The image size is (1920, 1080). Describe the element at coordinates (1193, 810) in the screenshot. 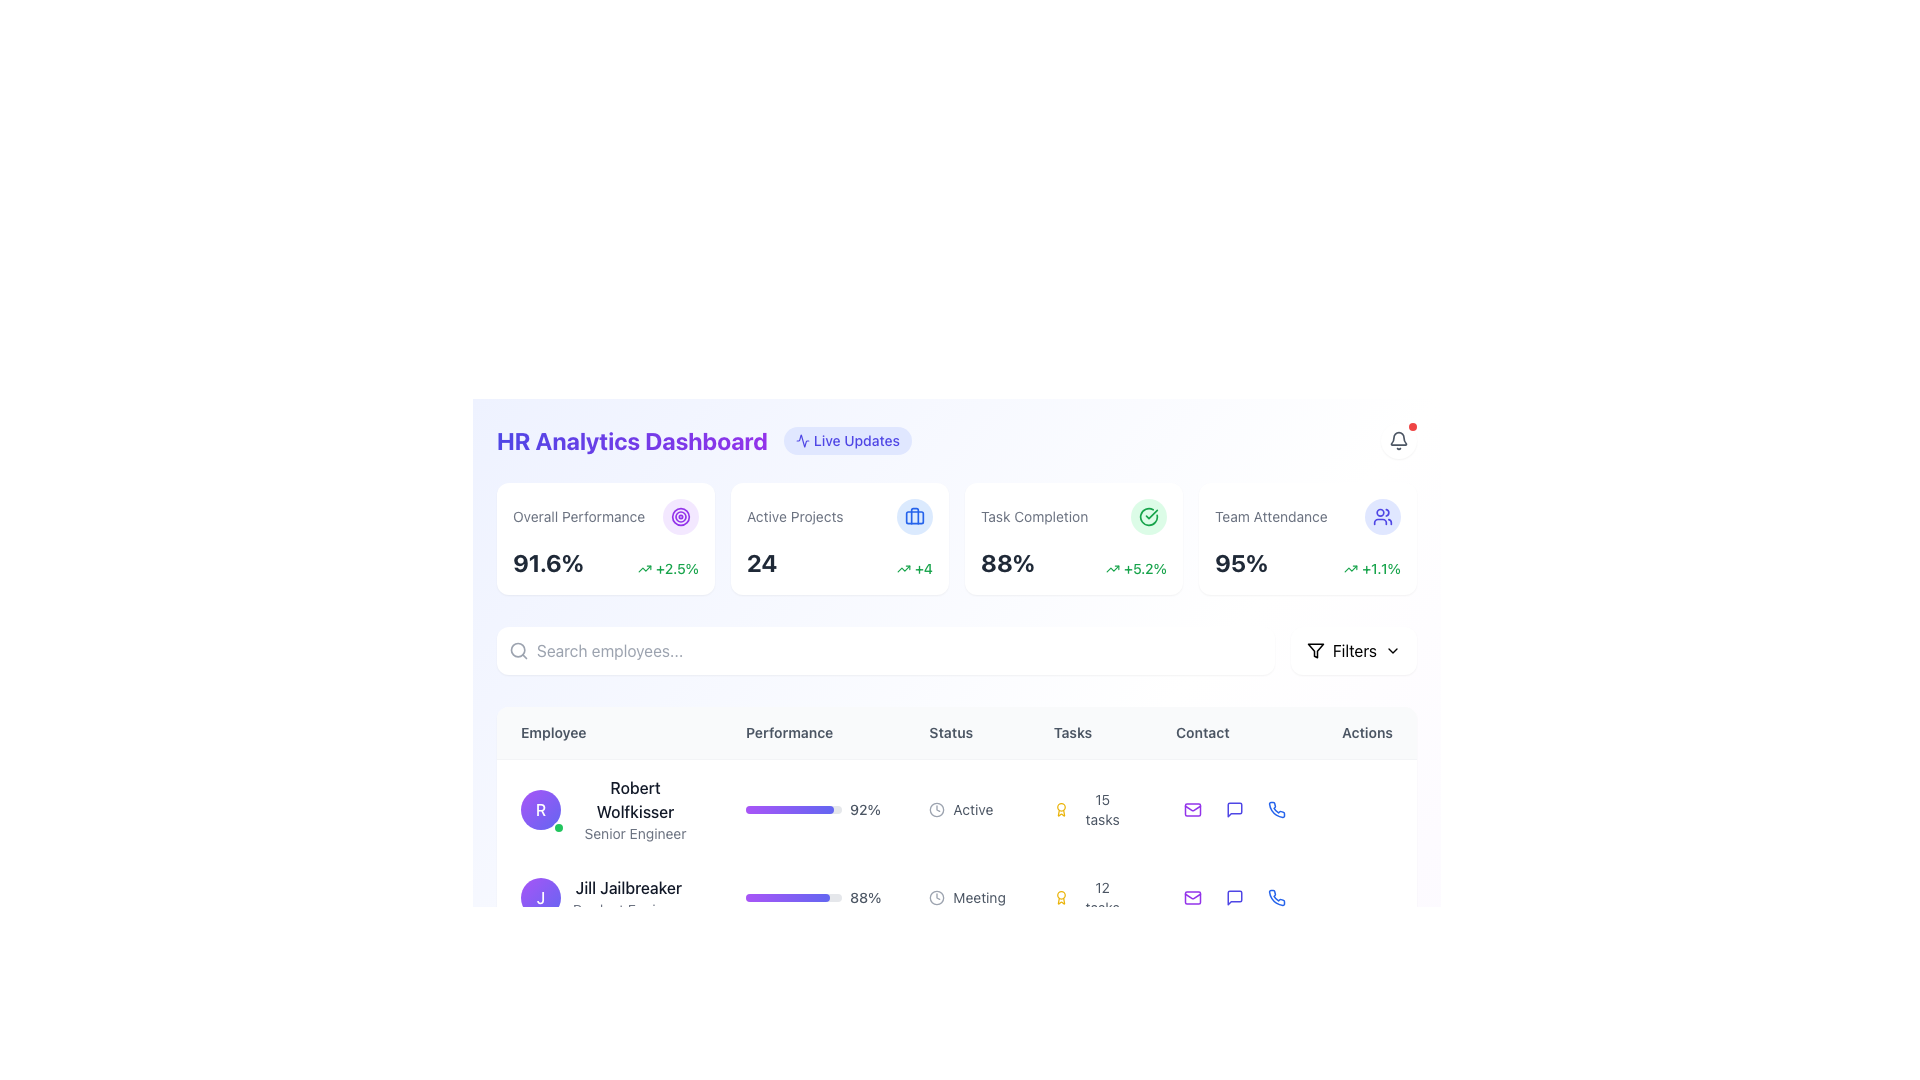

I see `the button in the 'Contact' column of the first row for employee 'Robert Wolfkisser' to initiate email communication` at that location.